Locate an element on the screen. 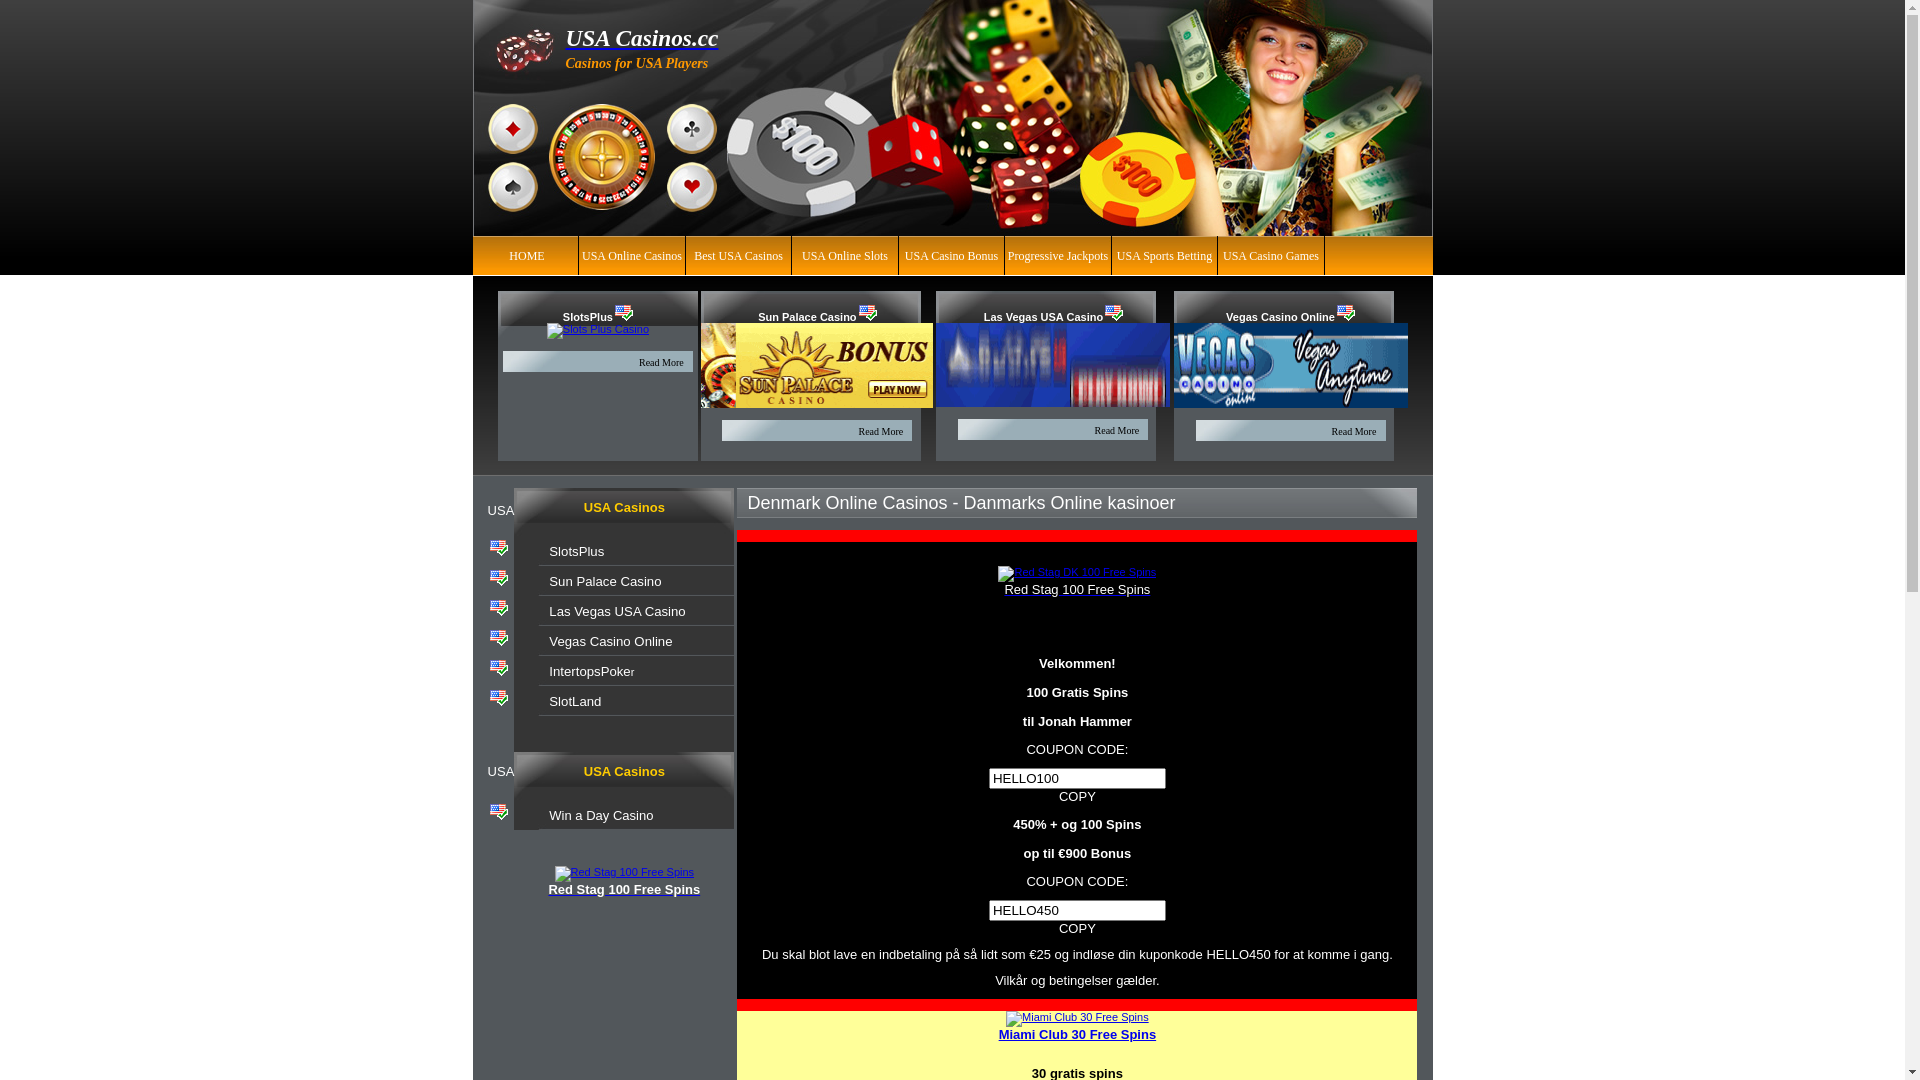 Image resolution: width=1920 pixels, height=1080 pixels. 'SlotLand' is located at coordinates (574, 701).